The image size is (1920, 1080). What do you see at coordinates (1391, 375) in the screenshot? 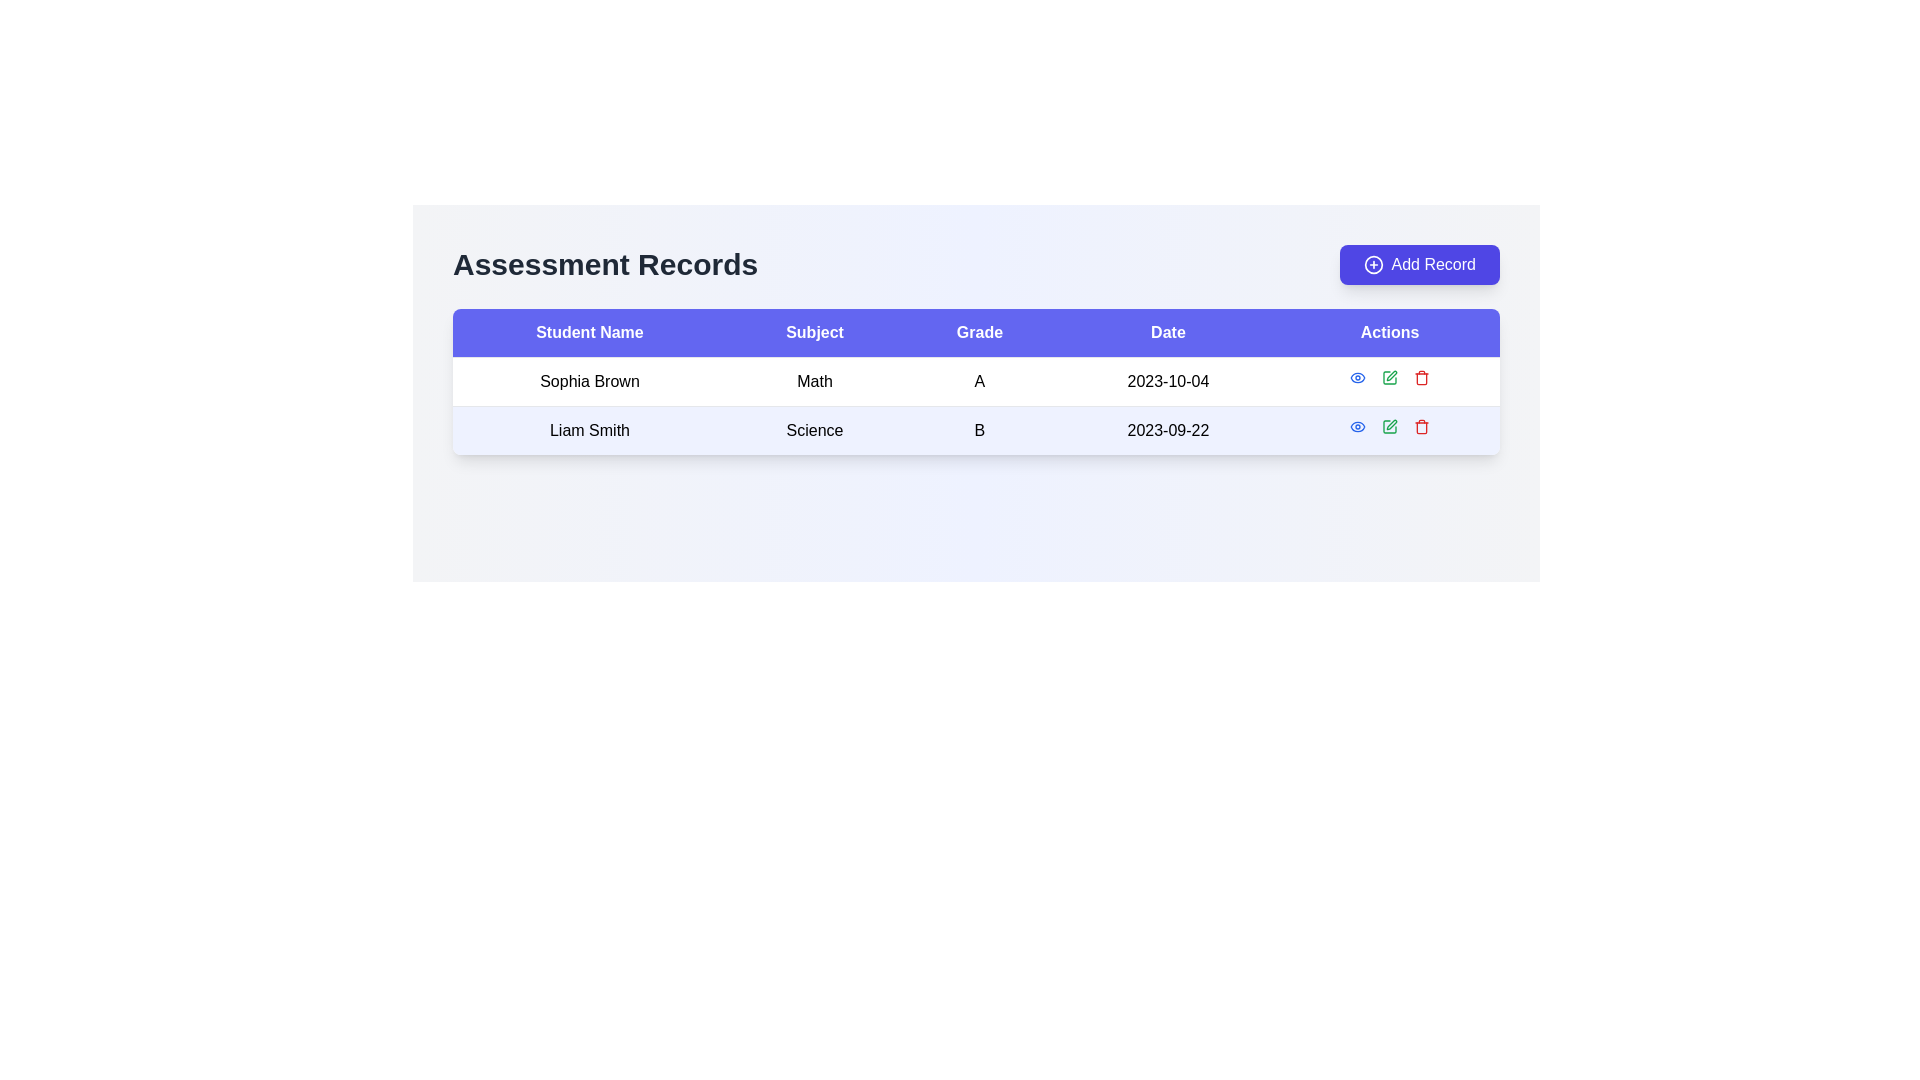
I see `the edit icon button located in the 'Actions' column of the second row in the table` at bounding box center [1391, 375].